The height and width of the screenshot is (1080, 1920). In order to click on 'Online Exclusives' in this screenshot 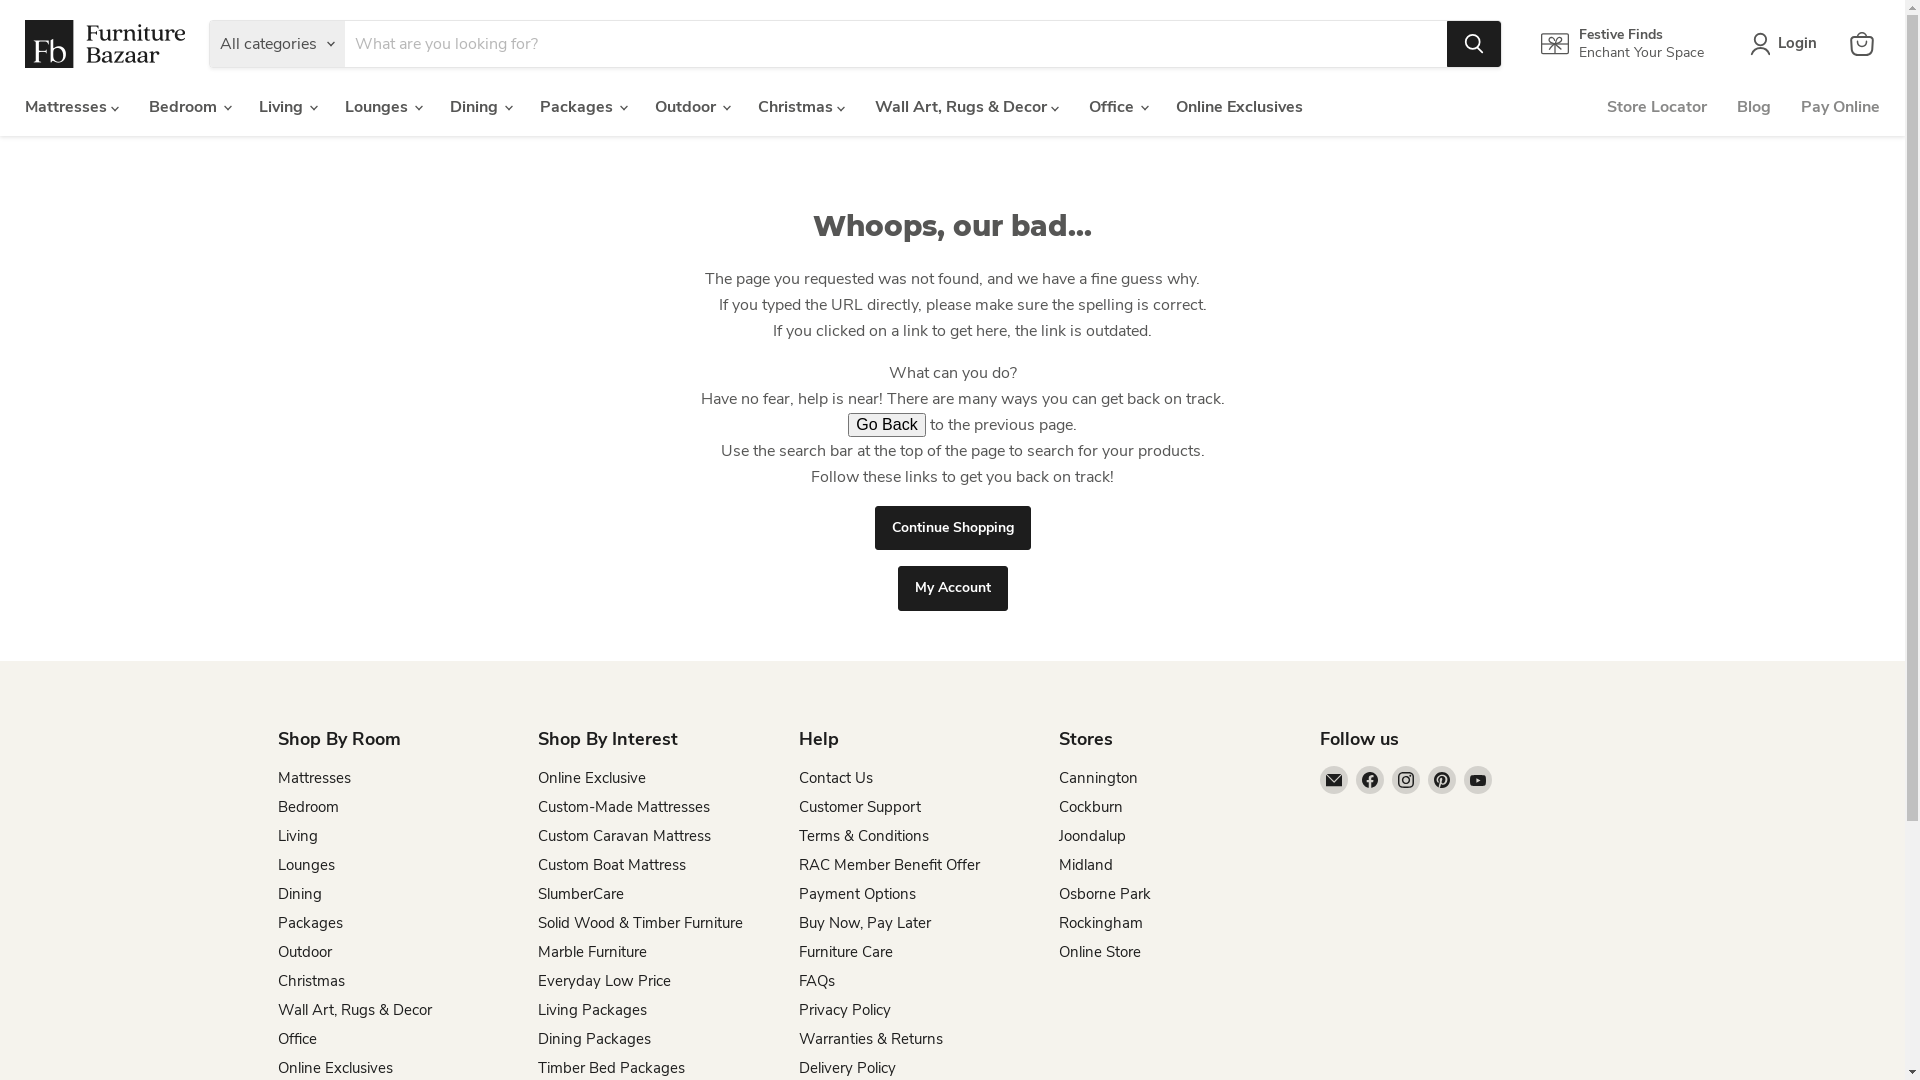, I will do `click(1238, 107)`.